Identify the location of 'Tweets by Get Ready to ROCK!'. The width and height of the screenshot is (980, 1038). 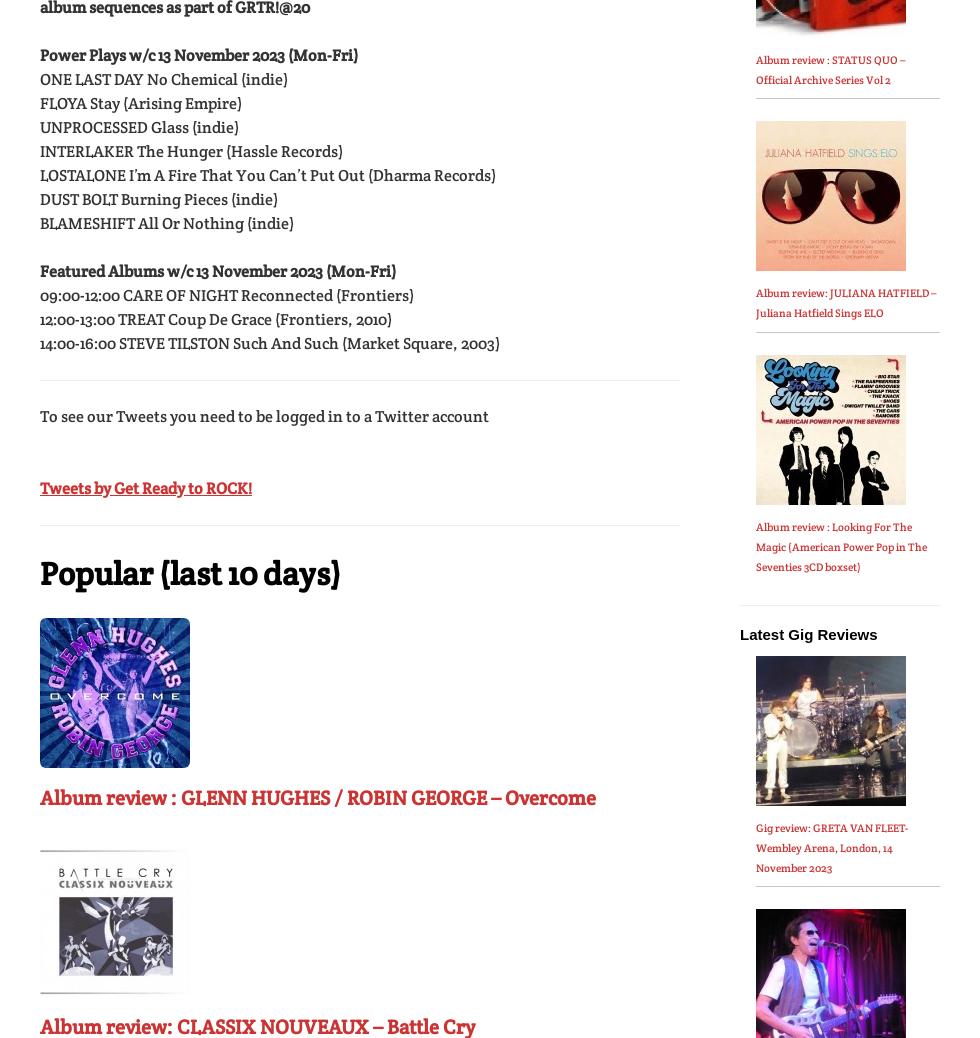
(146, 487).